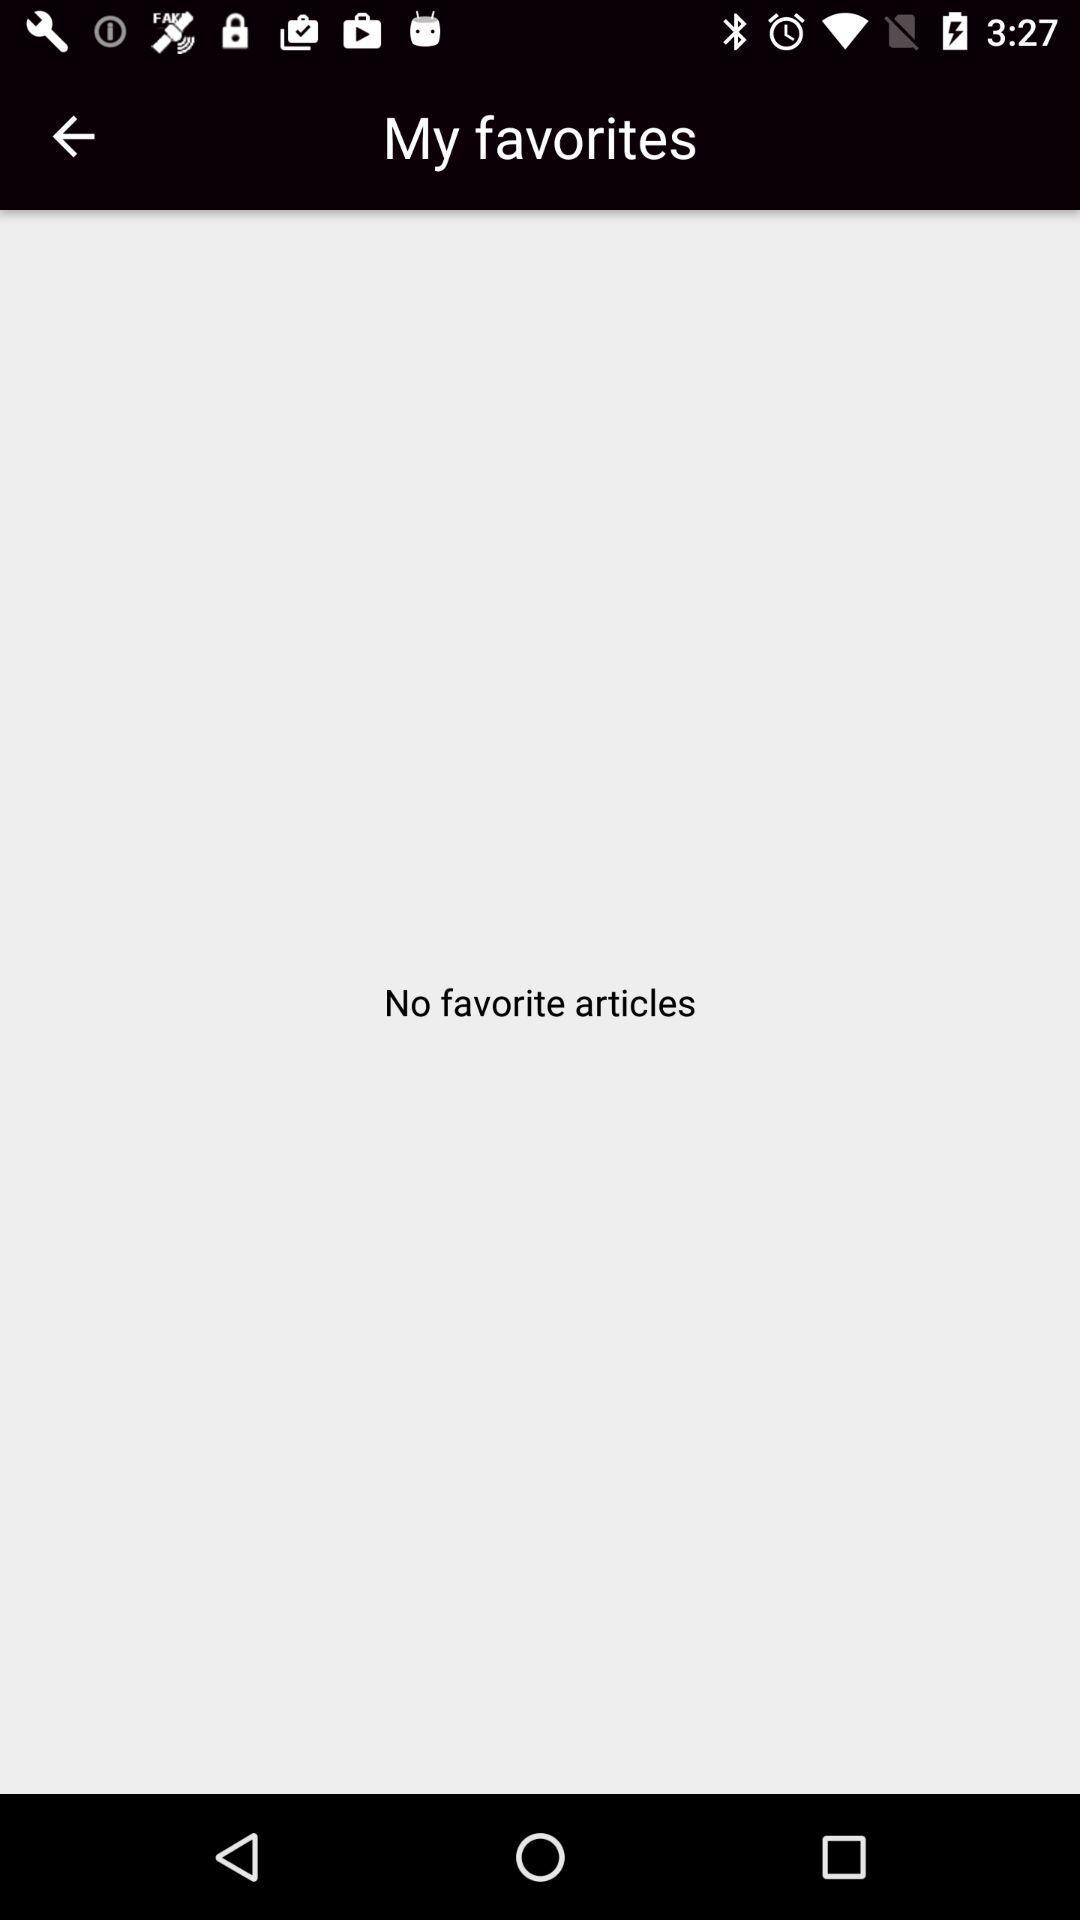  I want to click on the item at the top left corner, so click(72, 135).